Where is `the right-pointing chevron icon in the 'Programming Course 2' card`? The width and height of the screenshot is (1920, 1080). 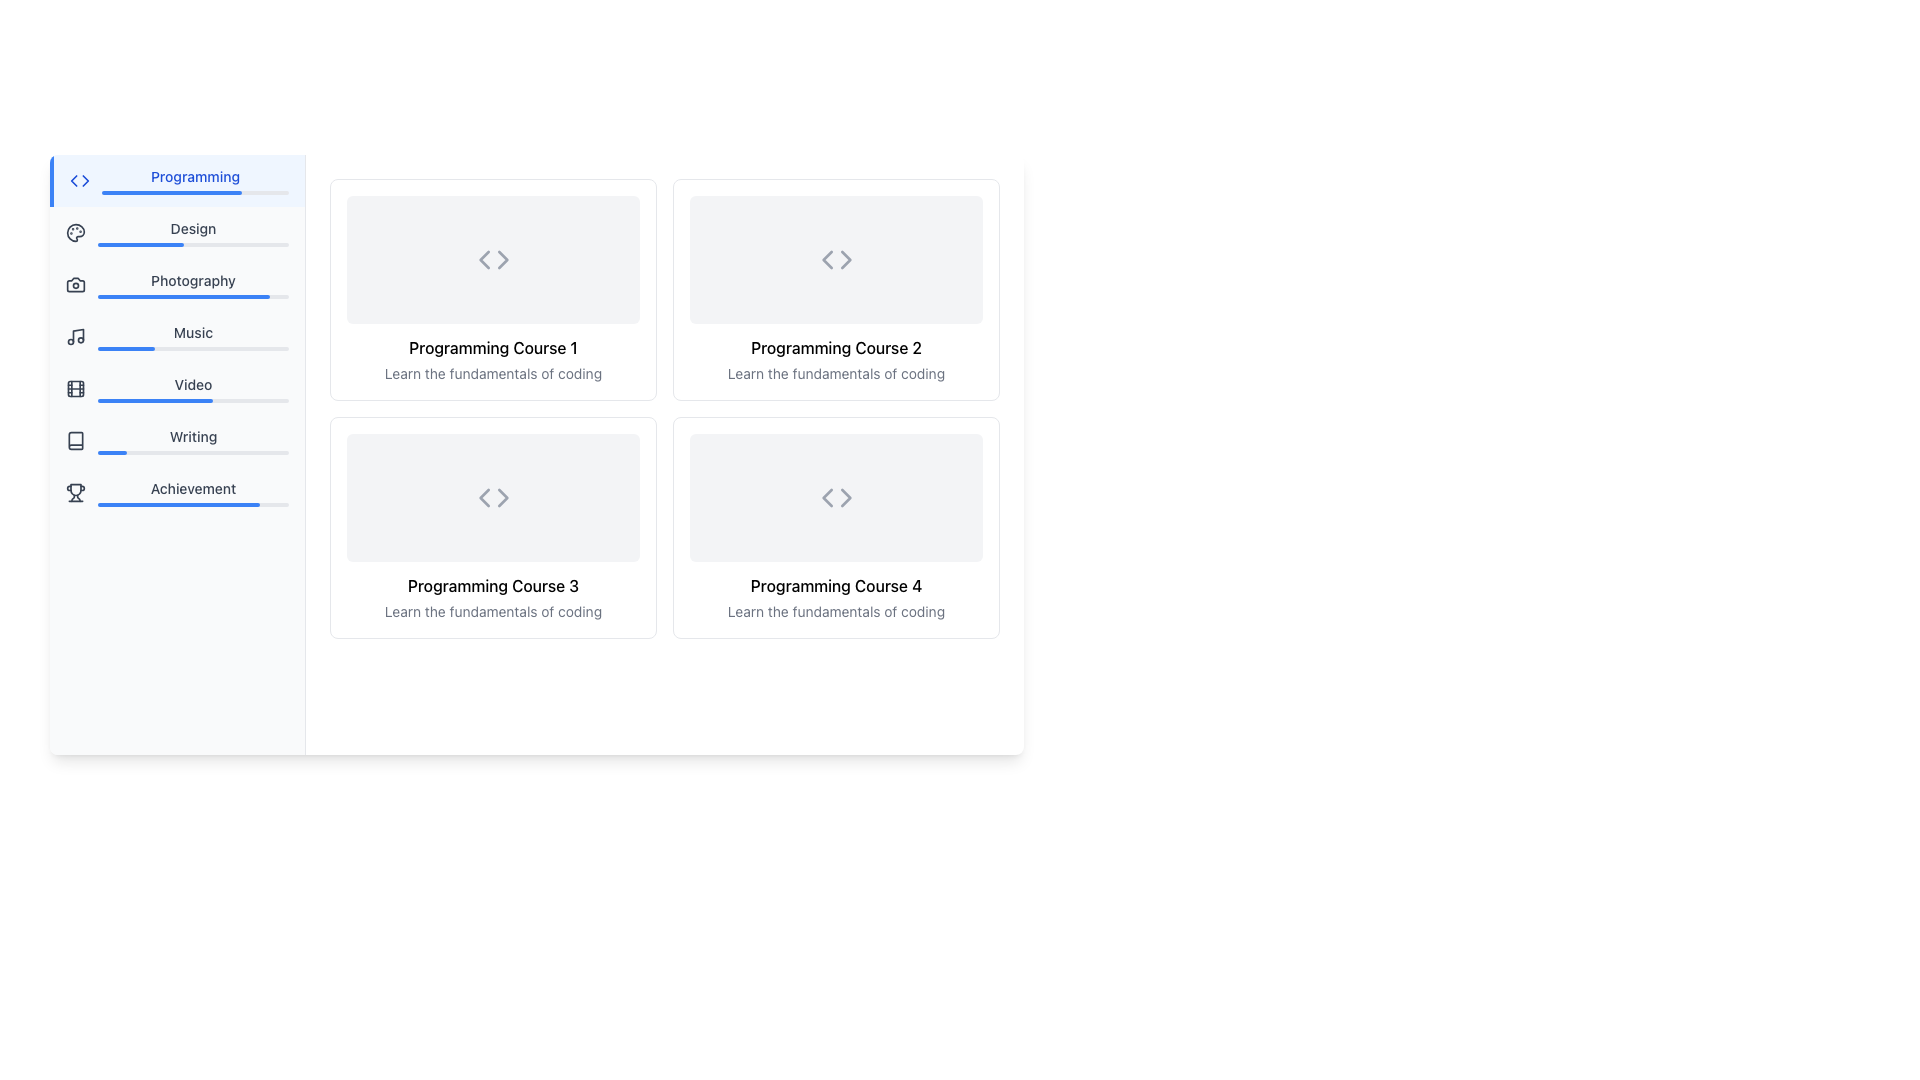
the right-pointing chevron icon in the 'Programming Course 2' card is located at coordinates (845, 258).